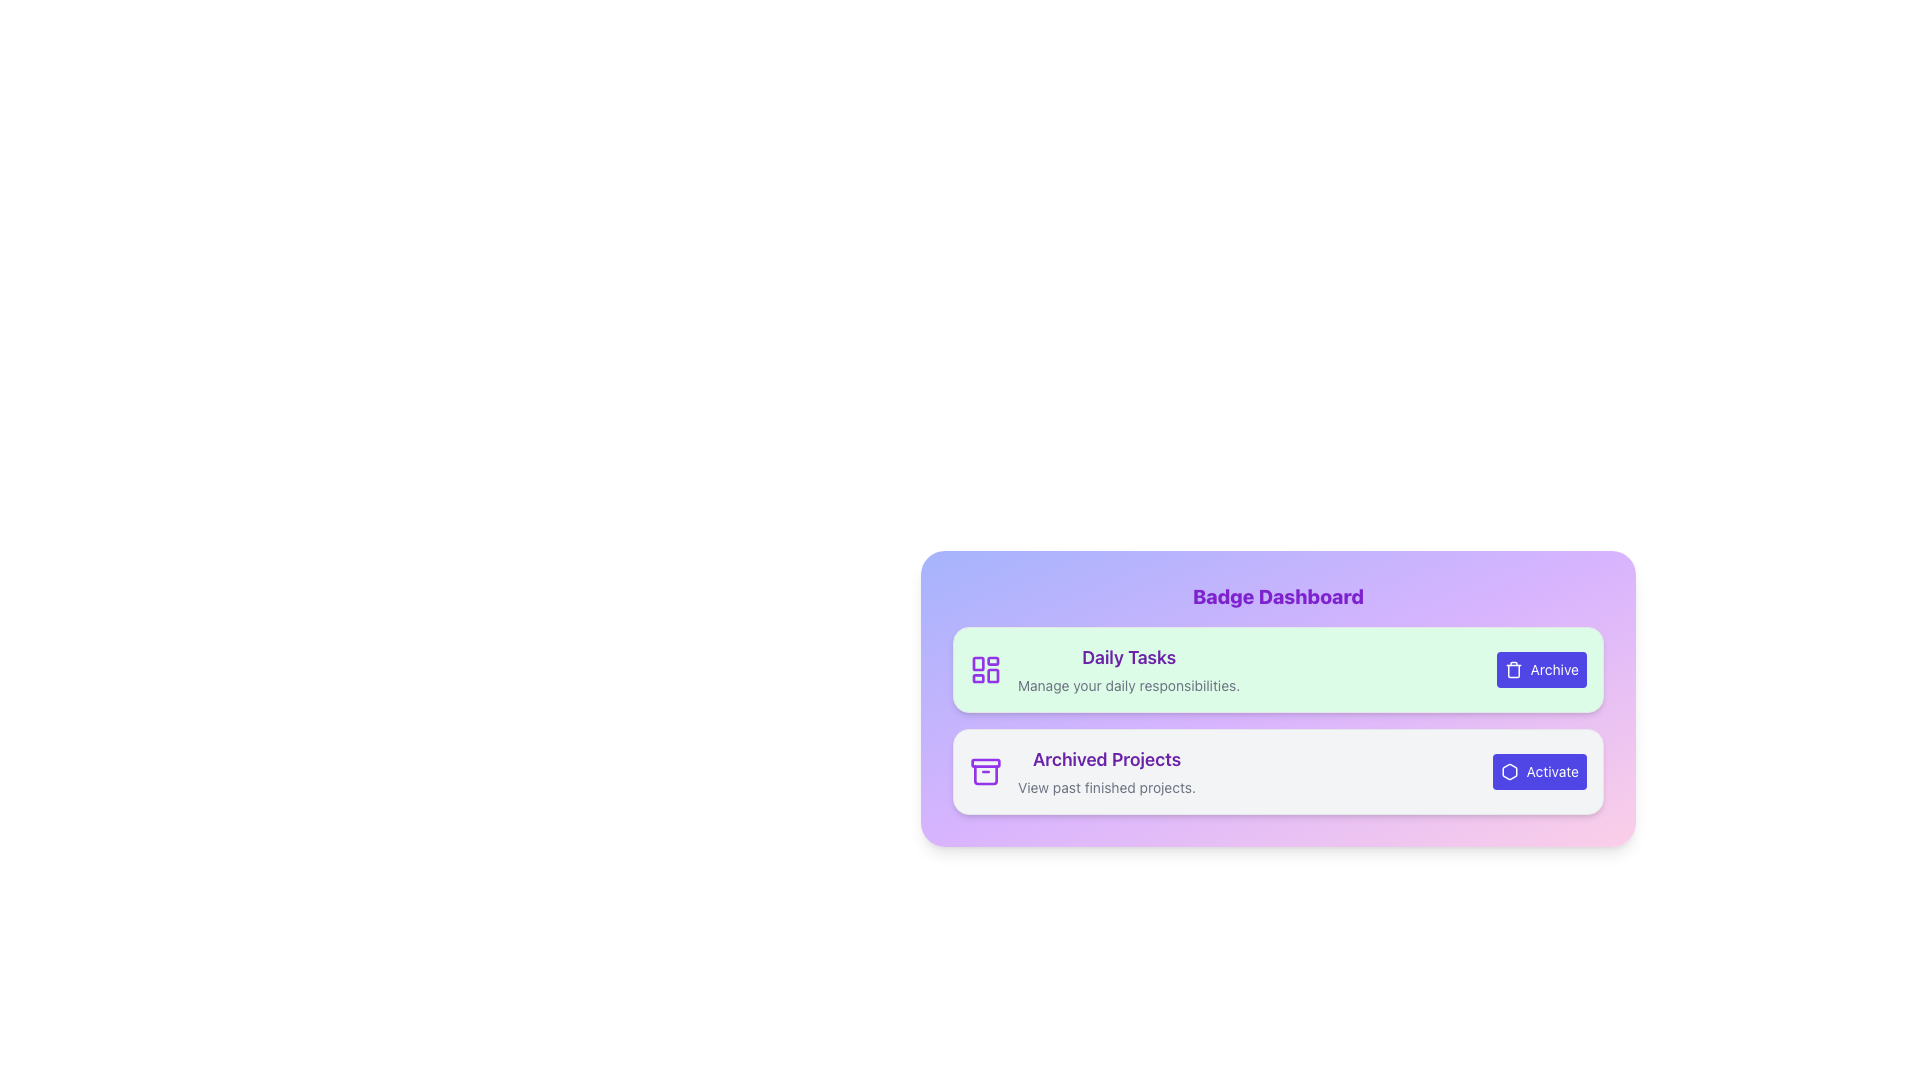  I want to click on the text label providing a concise description under the 'Daily Tasks' heading, so click(1129, 685).